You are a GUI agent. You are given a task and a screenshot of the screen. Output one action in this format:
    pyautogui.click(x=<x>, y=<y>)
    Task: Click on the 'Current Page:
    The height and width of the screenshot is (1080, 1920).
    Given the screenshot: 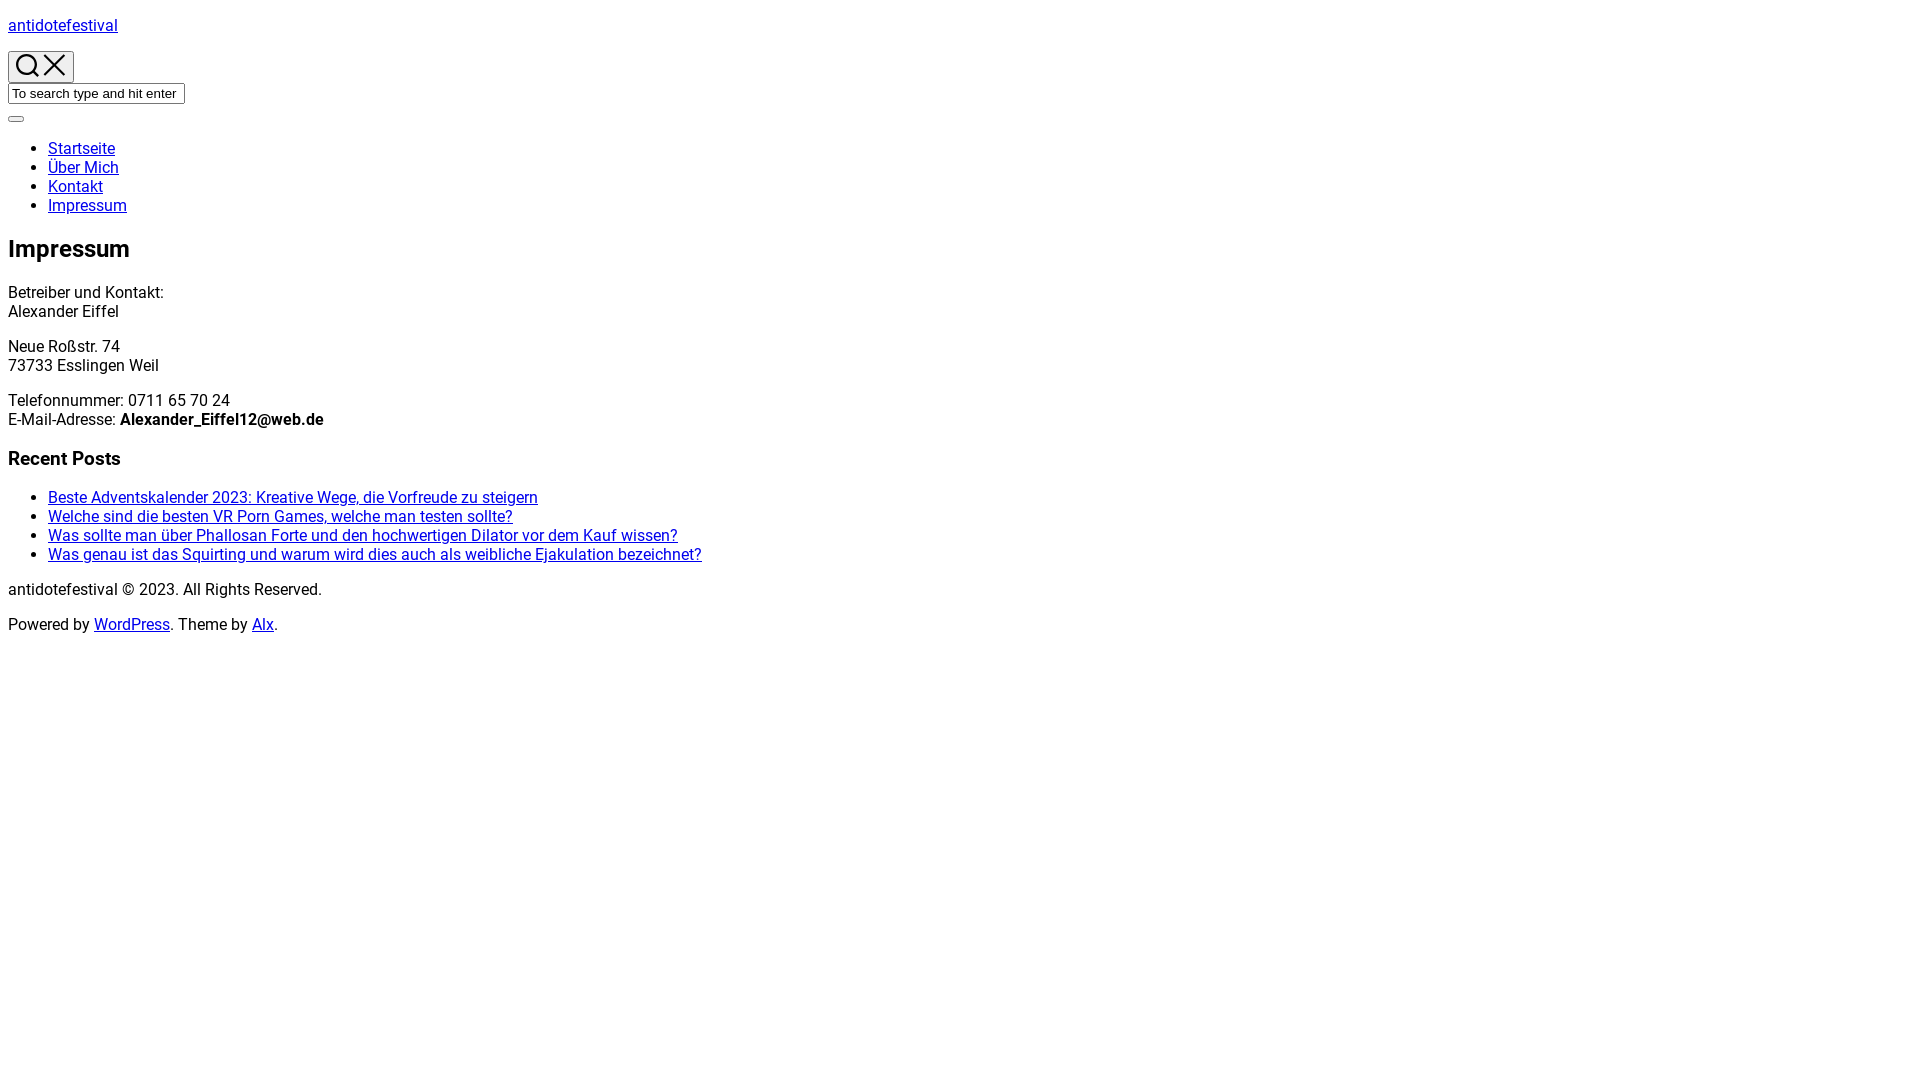 What is the action you would take?
    pyautogui.click(x=48, y=205)
    